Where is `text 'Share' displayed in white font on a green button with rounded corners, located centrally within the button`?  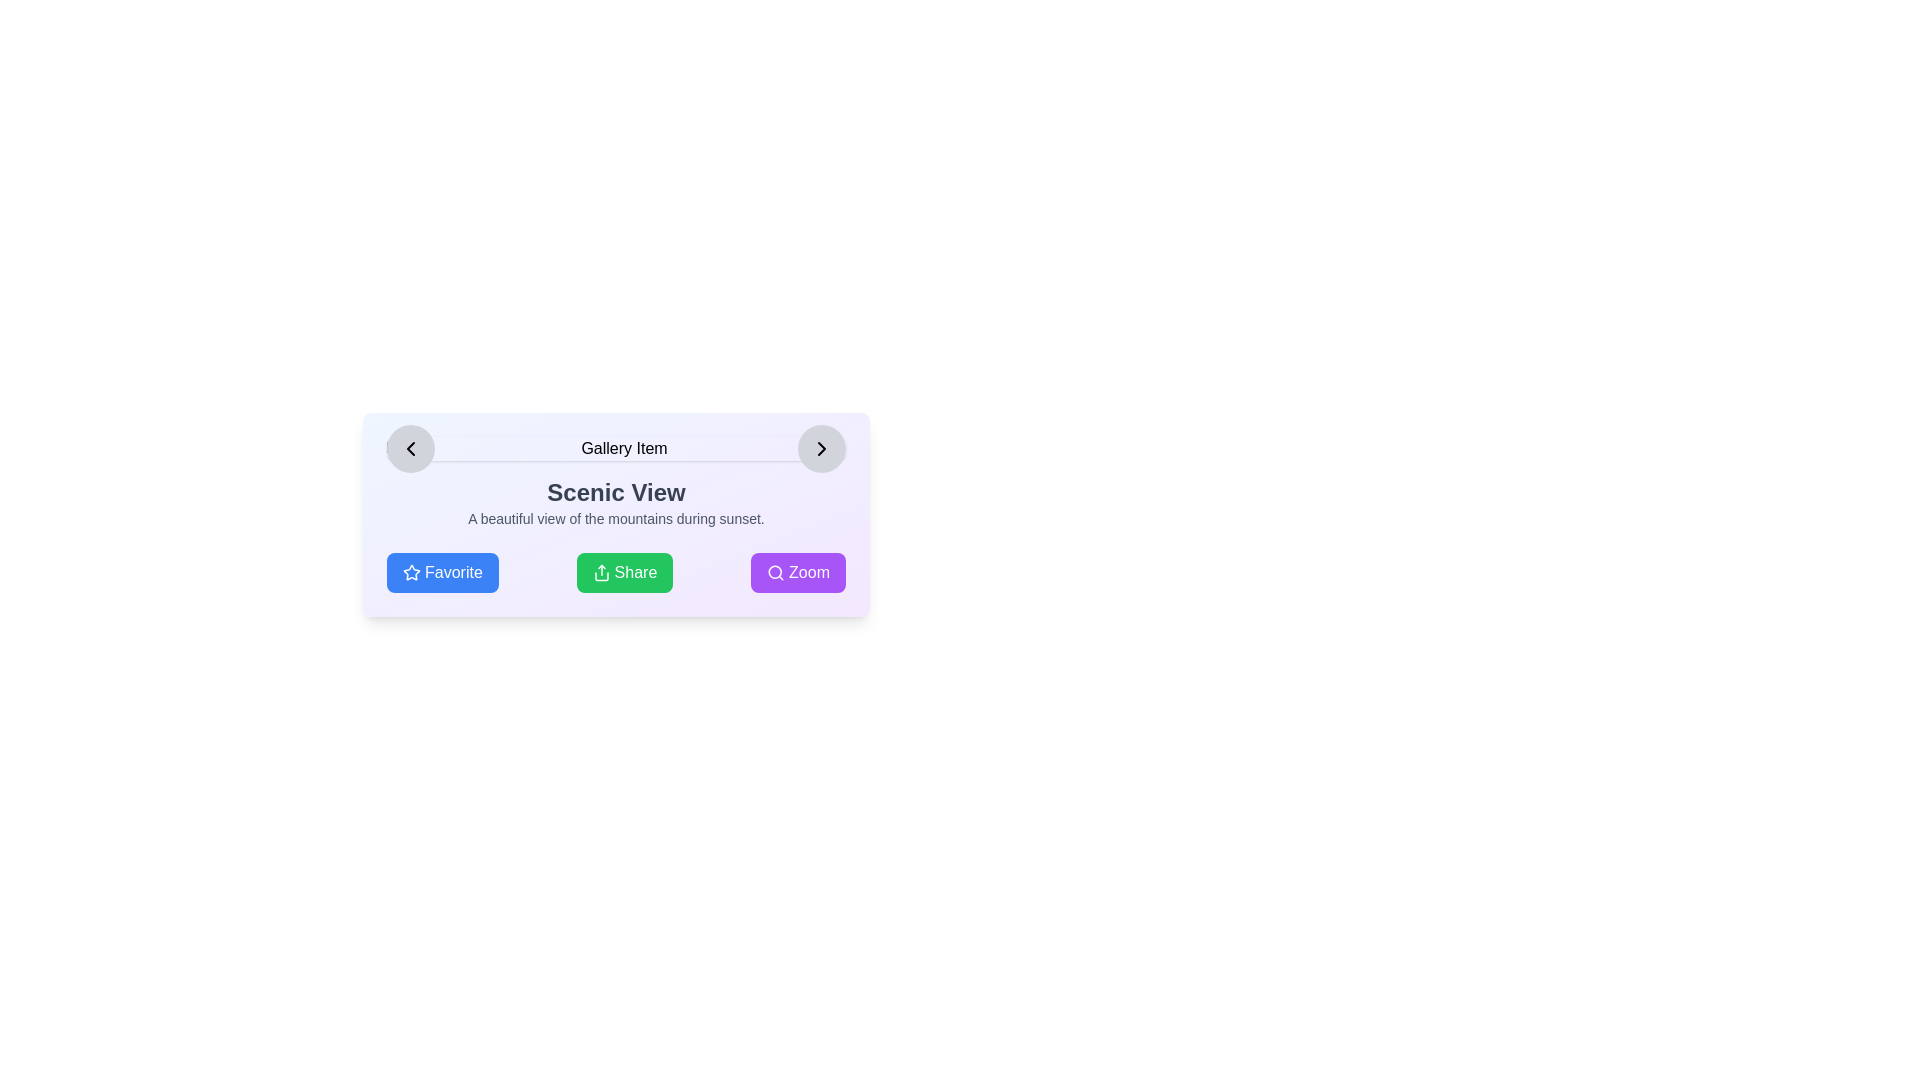
text 'Share' displayed in white font on a green button with rounded corners, located centrally within the button is located at coordinates (634, 573).